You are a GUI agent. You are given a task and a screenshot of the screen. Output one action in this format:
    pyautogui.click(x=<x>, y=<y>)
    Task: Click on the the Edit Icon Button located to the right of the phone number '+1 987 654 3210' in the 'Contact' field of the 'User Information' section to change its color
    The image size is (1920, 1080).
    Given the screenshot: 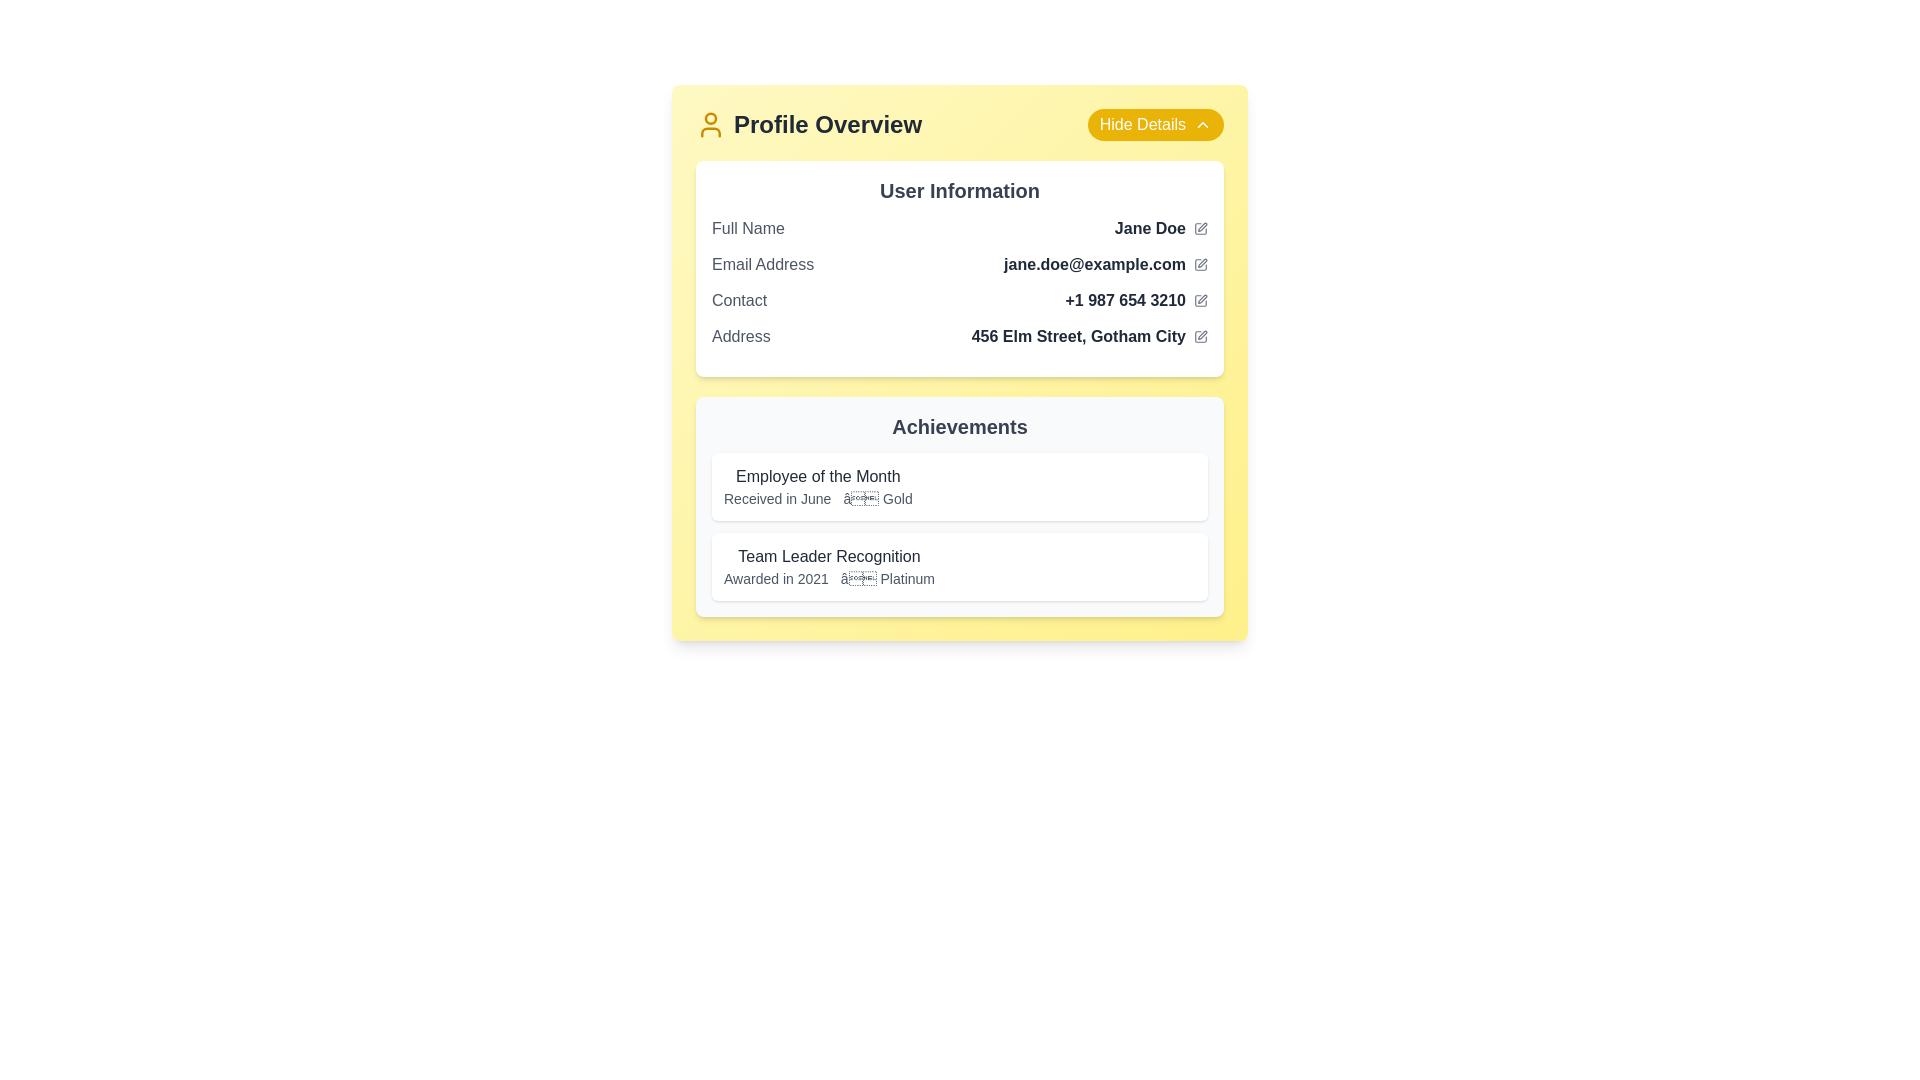 What is the action you would take?
    pyautogui.click(x=1200, y=300)
    